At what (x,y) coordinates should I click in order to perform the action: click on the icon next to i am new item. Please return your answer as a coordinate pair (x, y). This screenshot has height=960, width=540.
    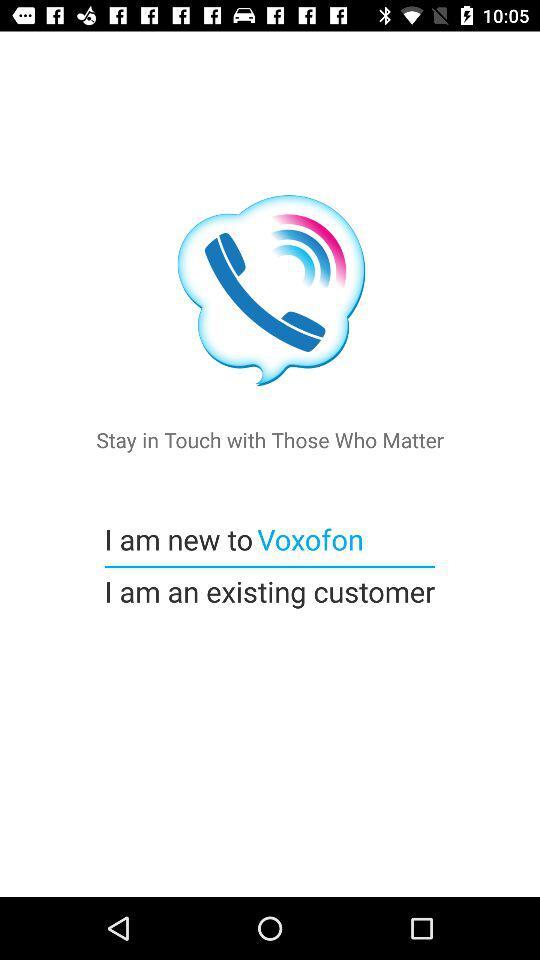
    Looking at the image, I should click on (308, 538).